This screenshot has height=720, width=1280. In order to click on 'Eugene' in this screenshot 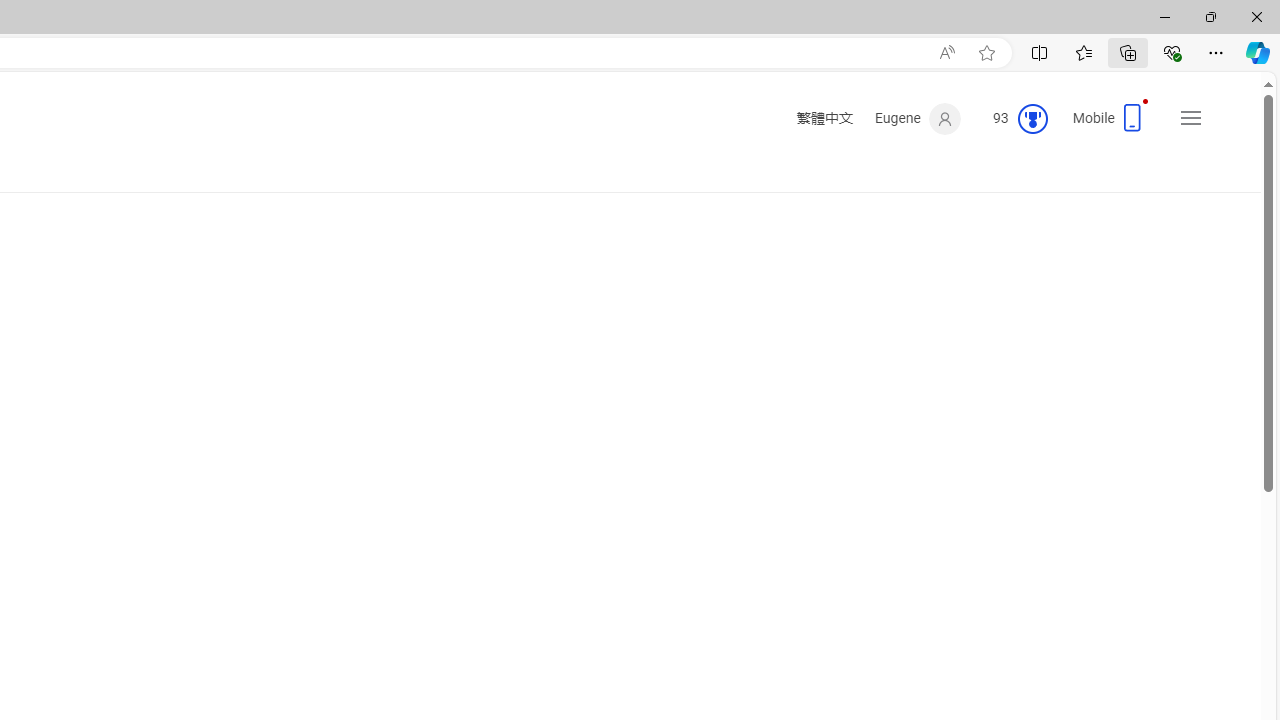, I will do `click(917, 119)`.